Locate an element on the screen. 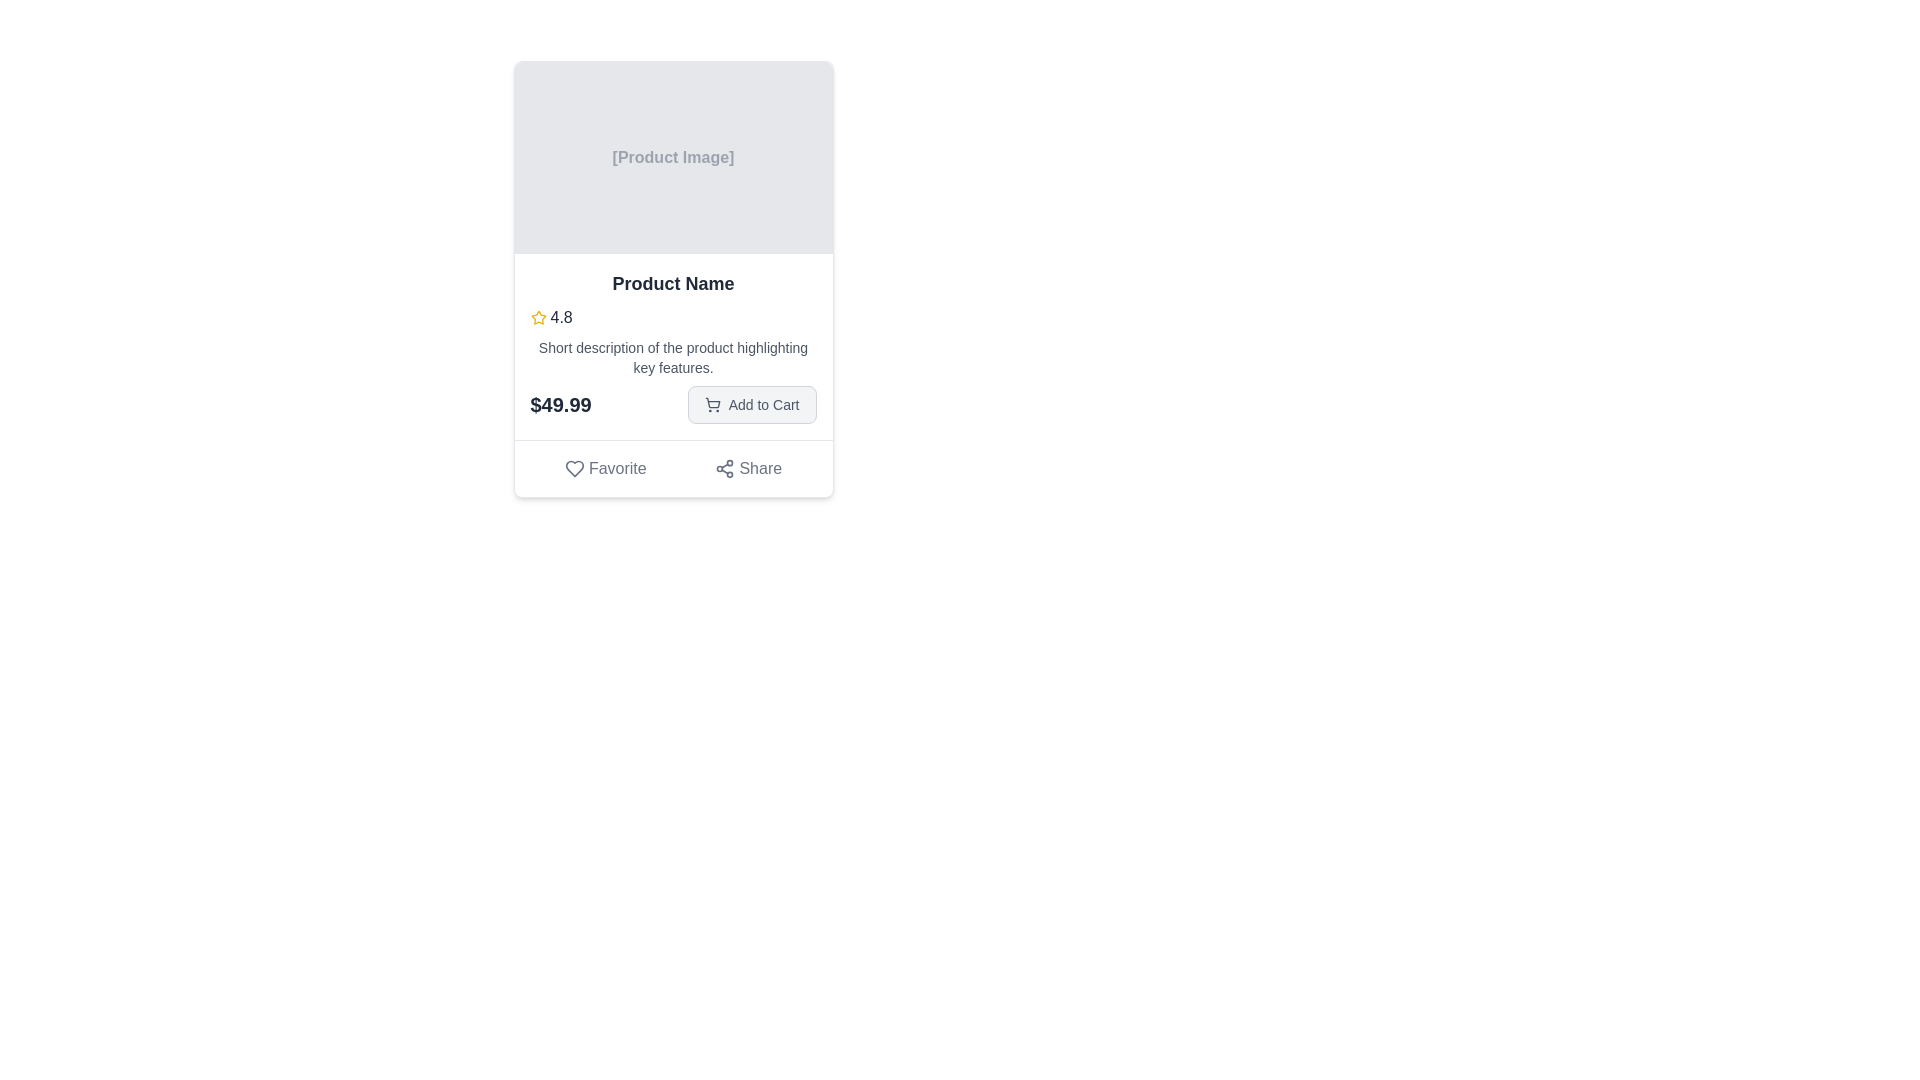 The height and width of the screenshot is (1080, 1920). the 'Share' button with an icon resembling a share symbol located is located at coordinates (747, 469).